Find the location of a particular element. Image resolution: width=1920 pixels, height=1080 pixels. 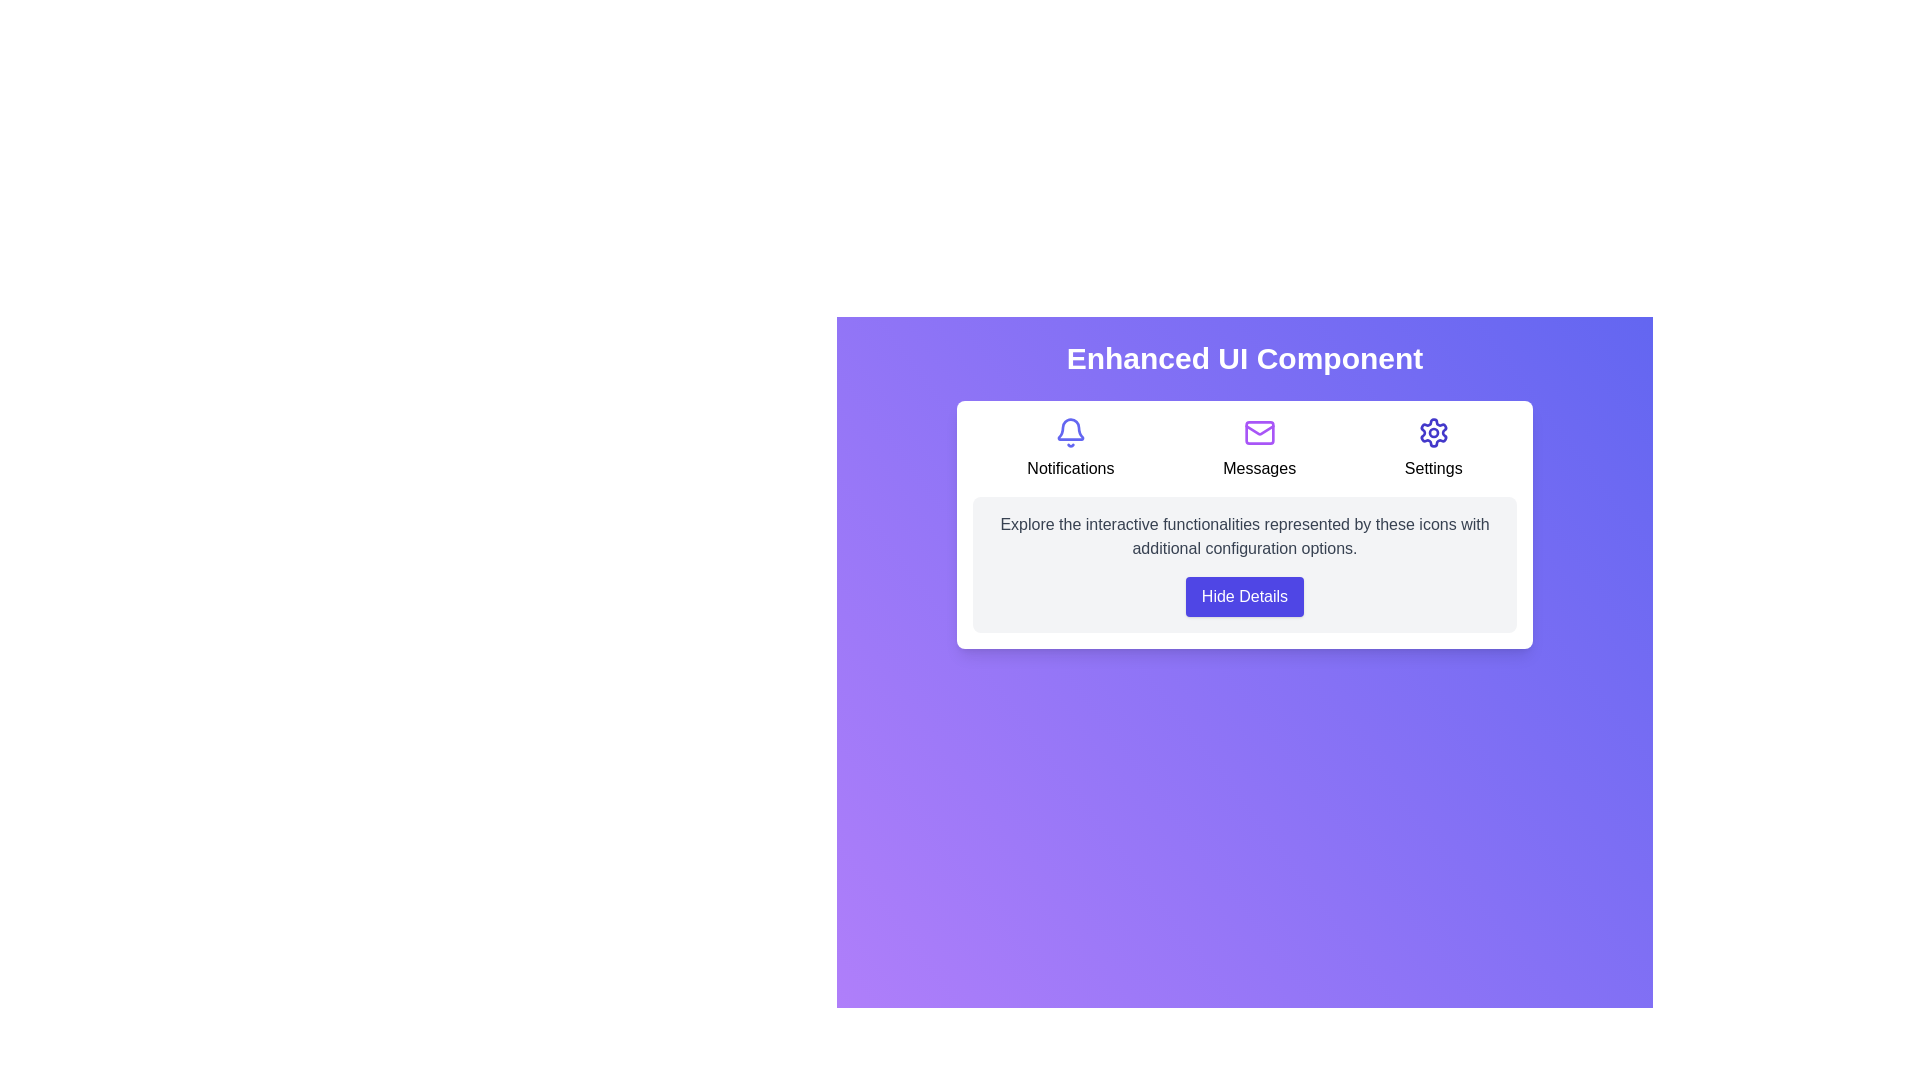

the 'Messages' button, which features a mail icon with a purple outline above the text 'Messages', located between 'Notifications' and 'Settings' within a white card in a purple-themed interface is located at coordinates (1258, 447).